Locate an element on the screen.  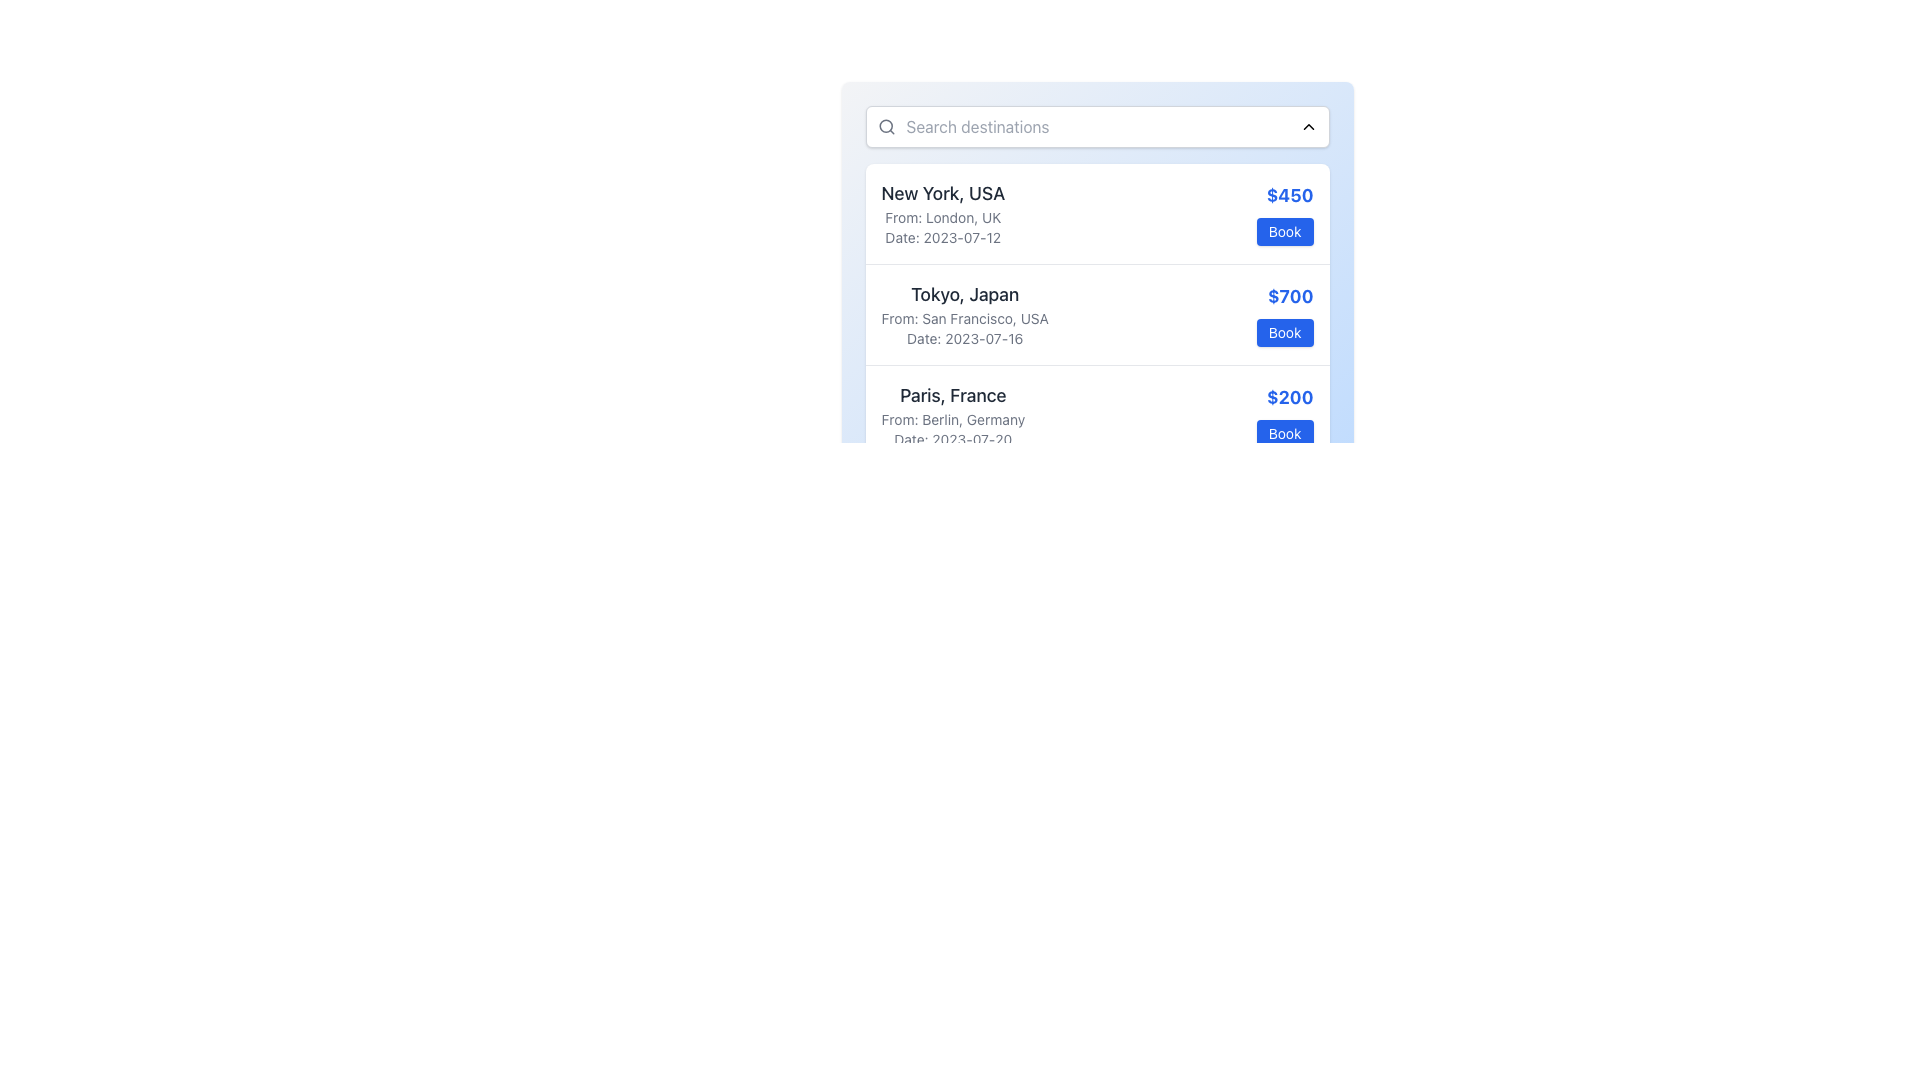
the price display for the 'Paris, France' travel destination is located at coordinates (1285, 397).